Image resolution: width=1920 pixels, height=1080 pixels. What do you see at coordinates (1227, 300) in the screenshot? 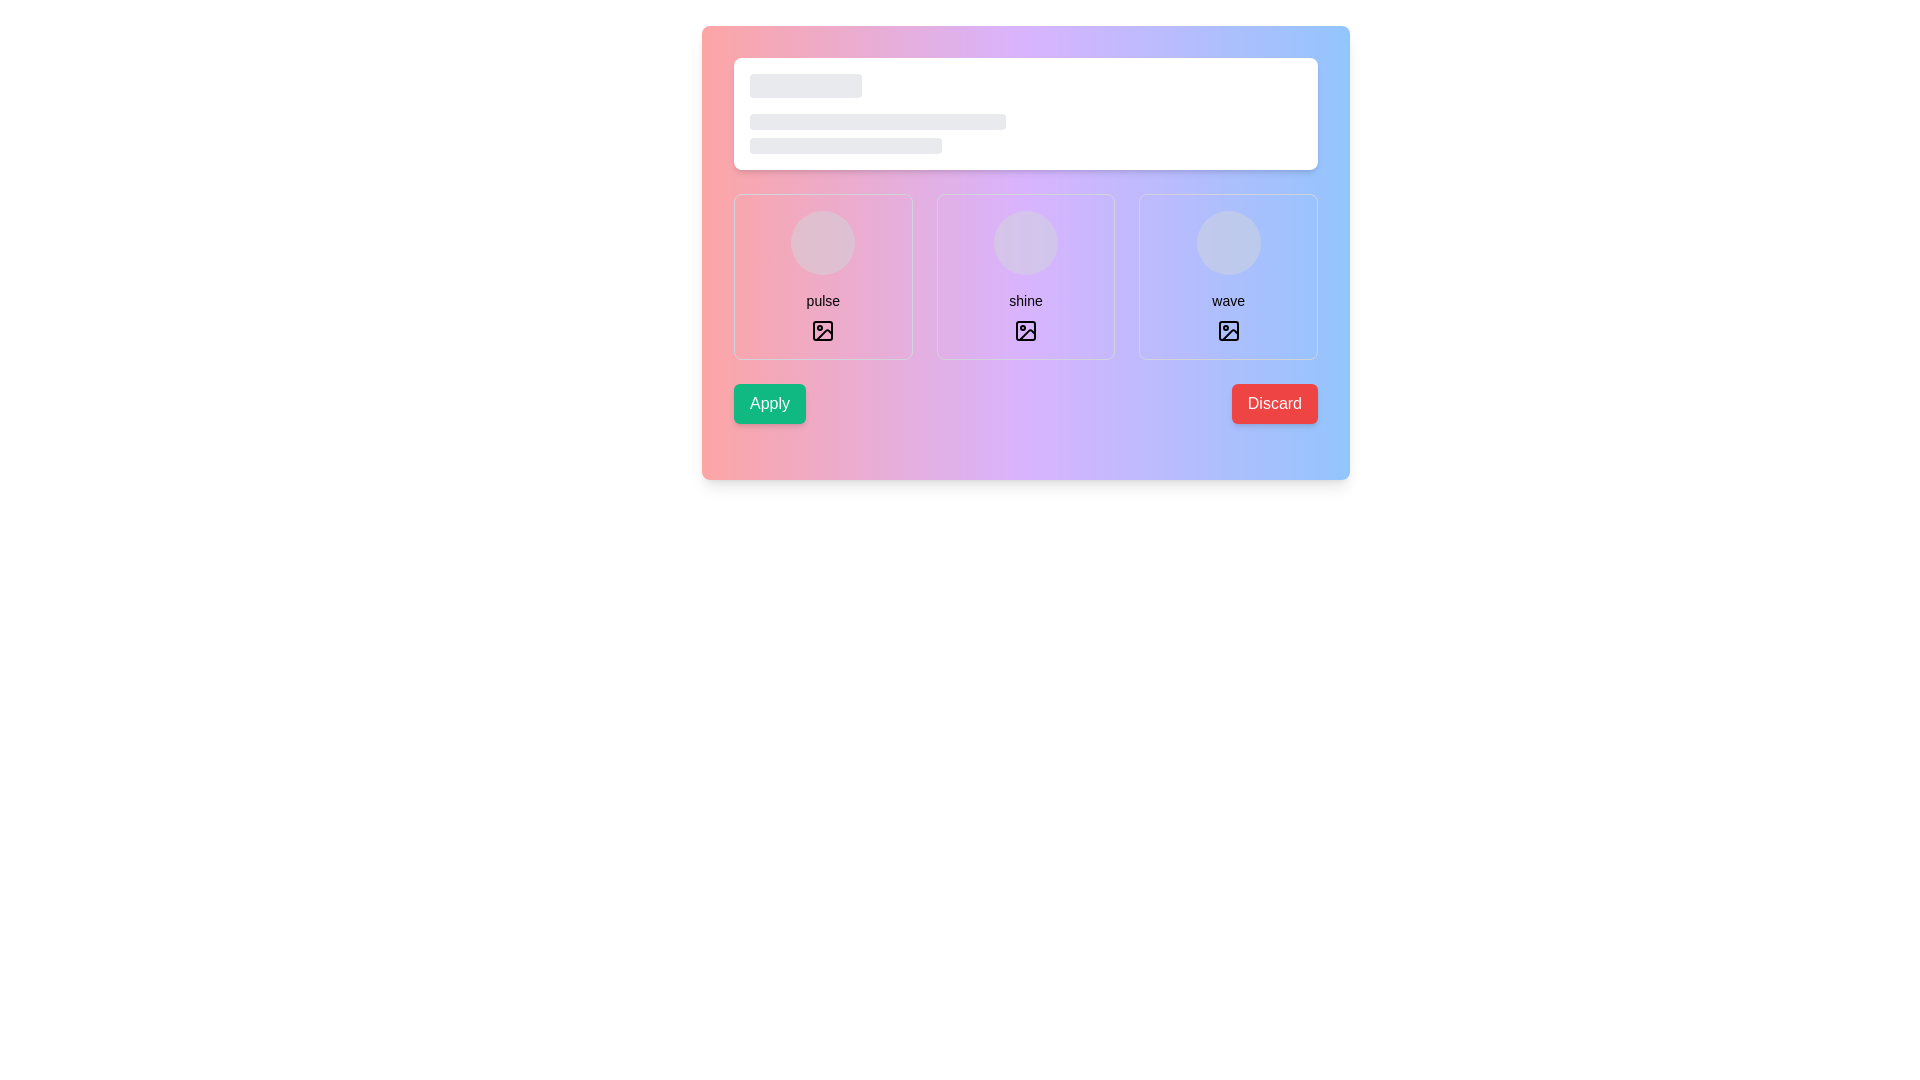
I see `the text label reading 'wave', which is the second text label in a set of three within the rightmost card, positioned below a circular placeholder and above a small icon` at bounding box center [1227, 300].